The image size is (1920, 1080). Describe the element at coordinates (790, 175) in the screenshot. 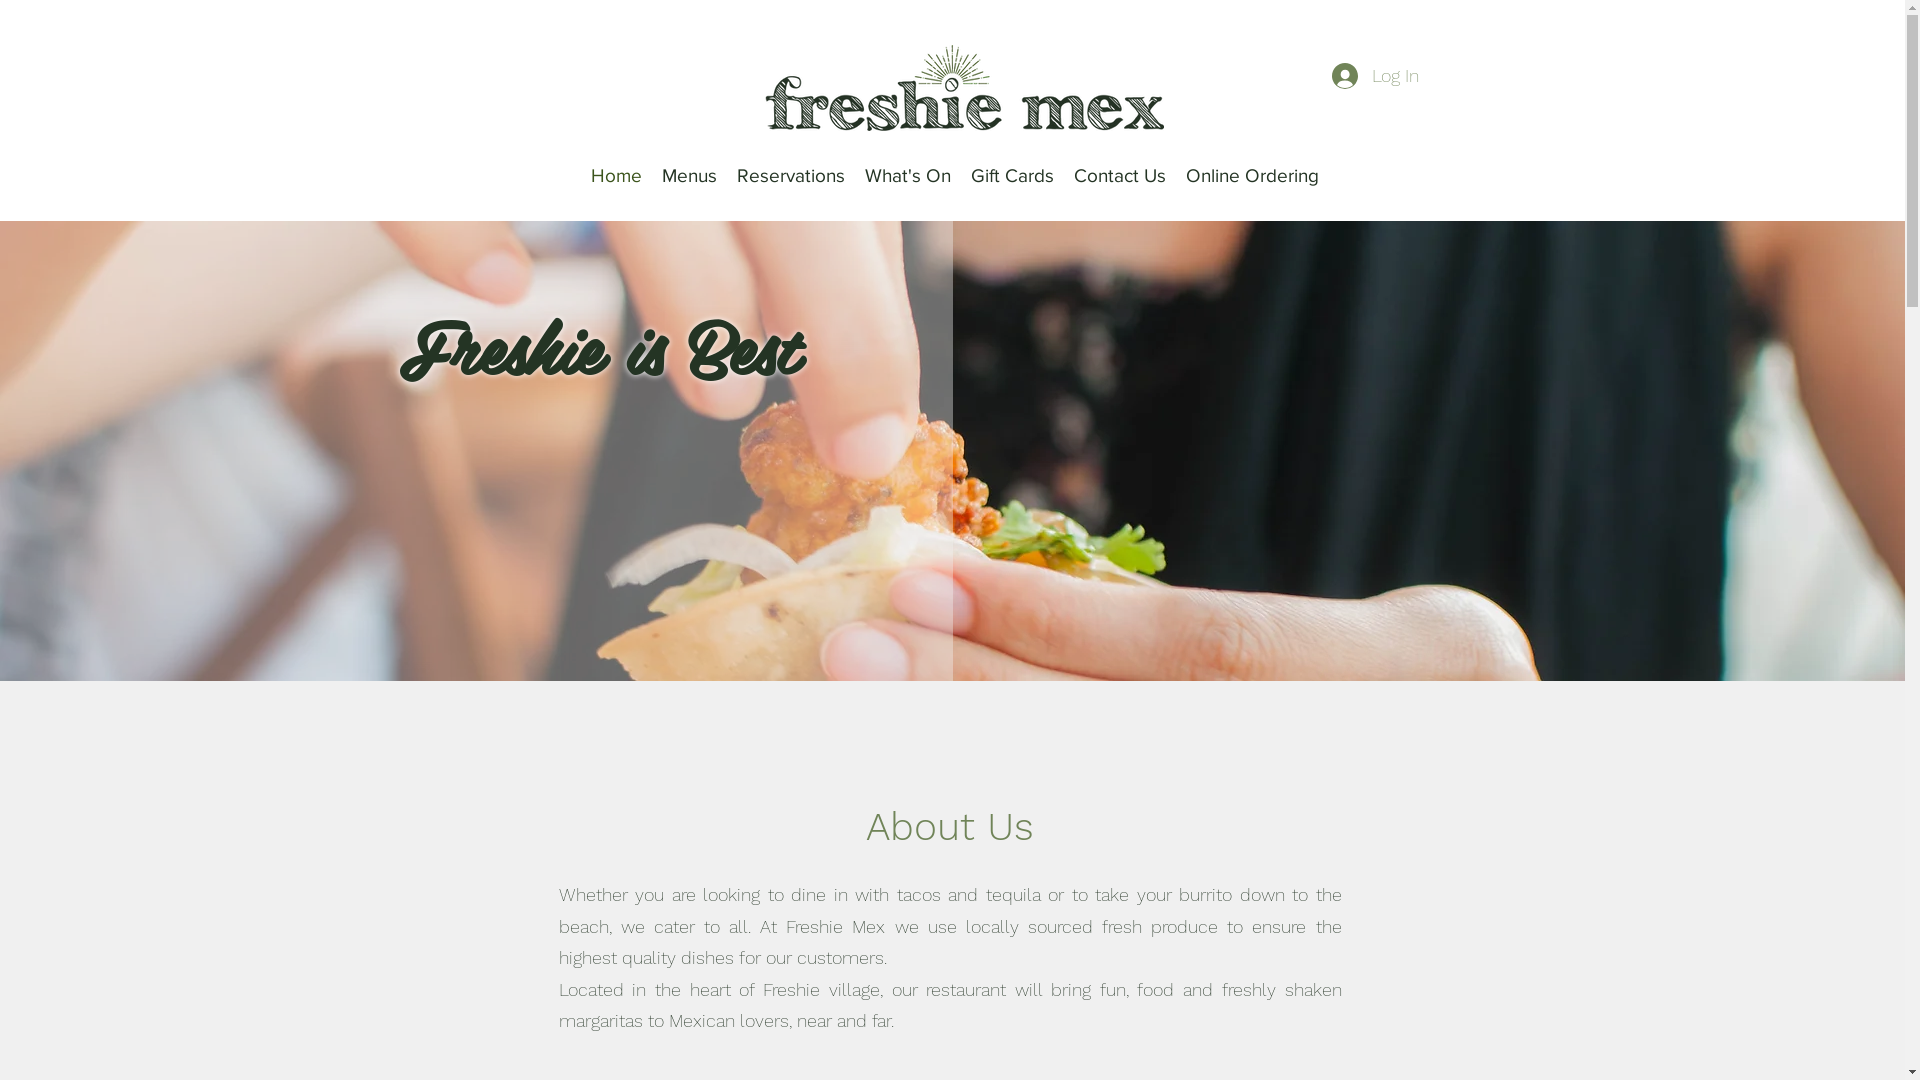

I see `'Reservations'` at that location.